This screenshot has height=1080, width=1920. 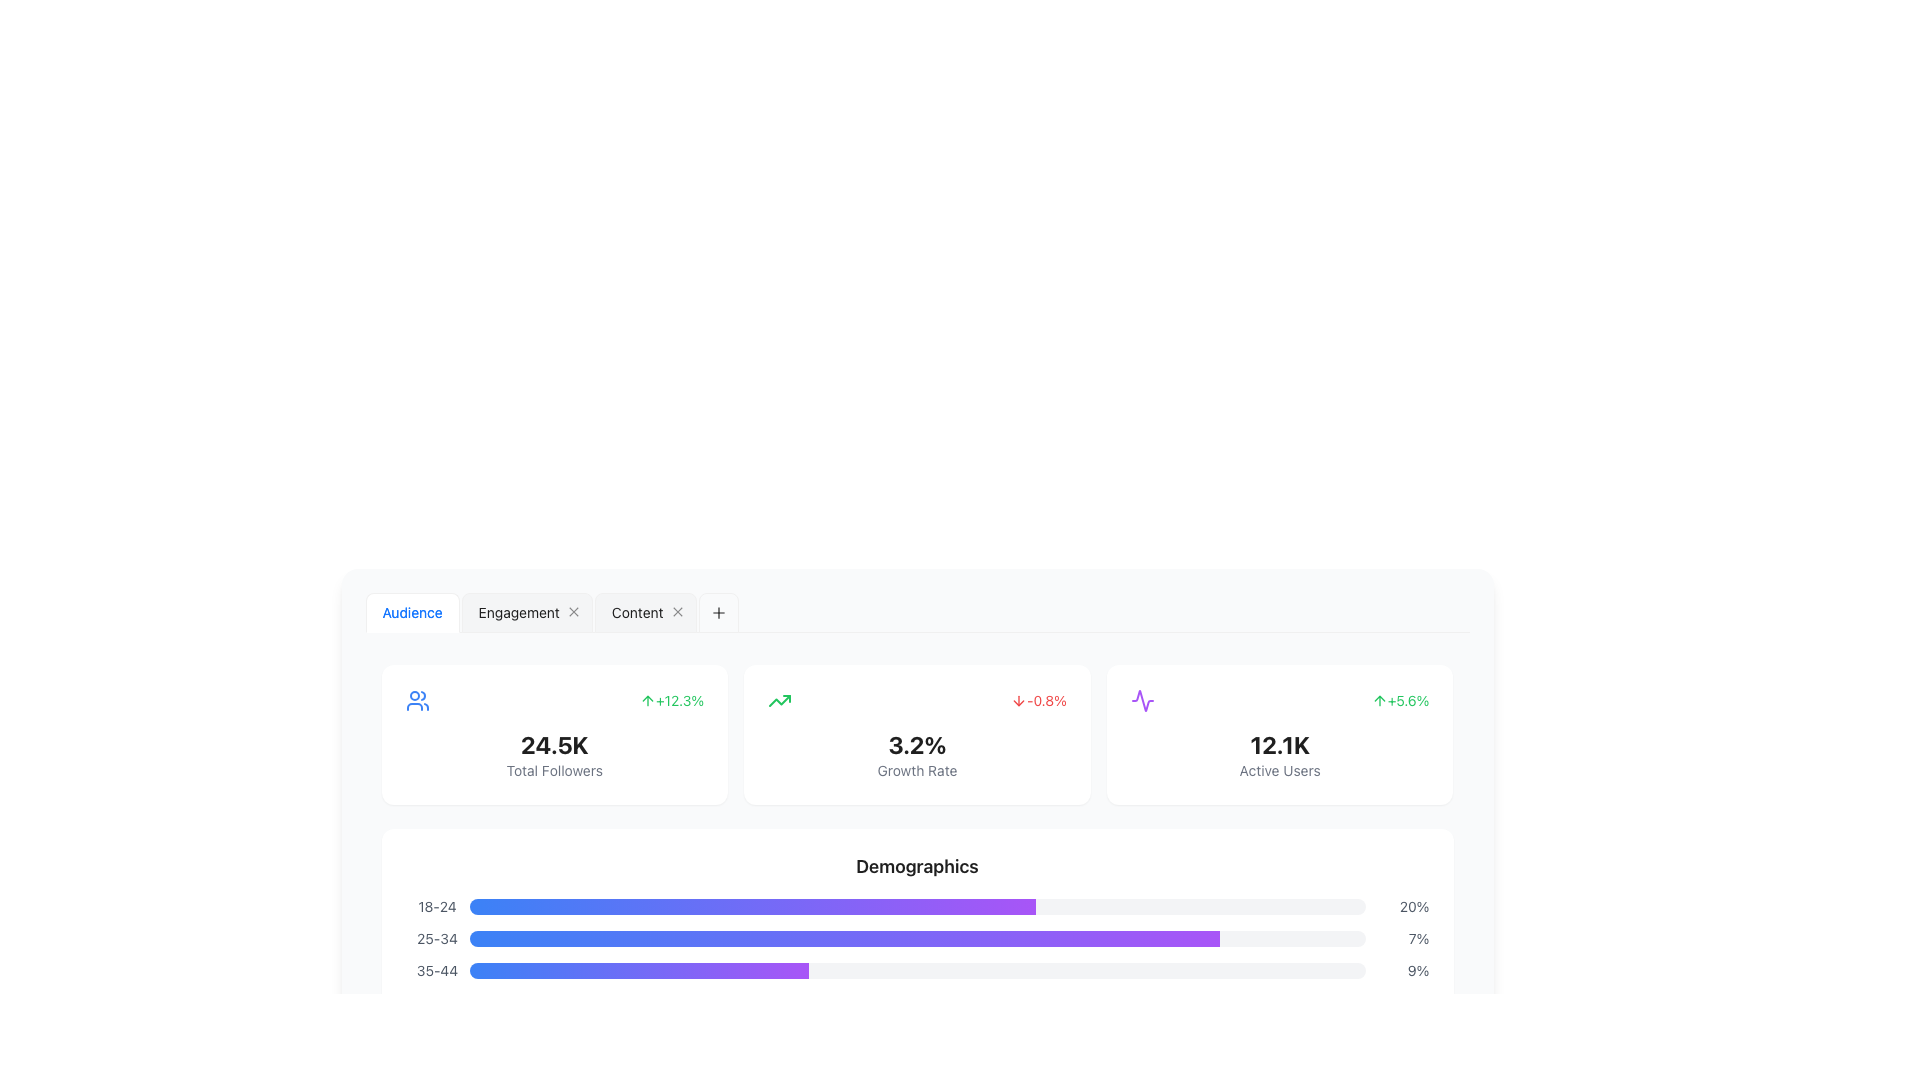 What do you see at coordinates (1280, 770) in the screenshot?
I see `the text element displaying 'Active Users' in gray font, located beneath the numeral '12.1K' on the user analytics card` at bounding box center [1280, 770].